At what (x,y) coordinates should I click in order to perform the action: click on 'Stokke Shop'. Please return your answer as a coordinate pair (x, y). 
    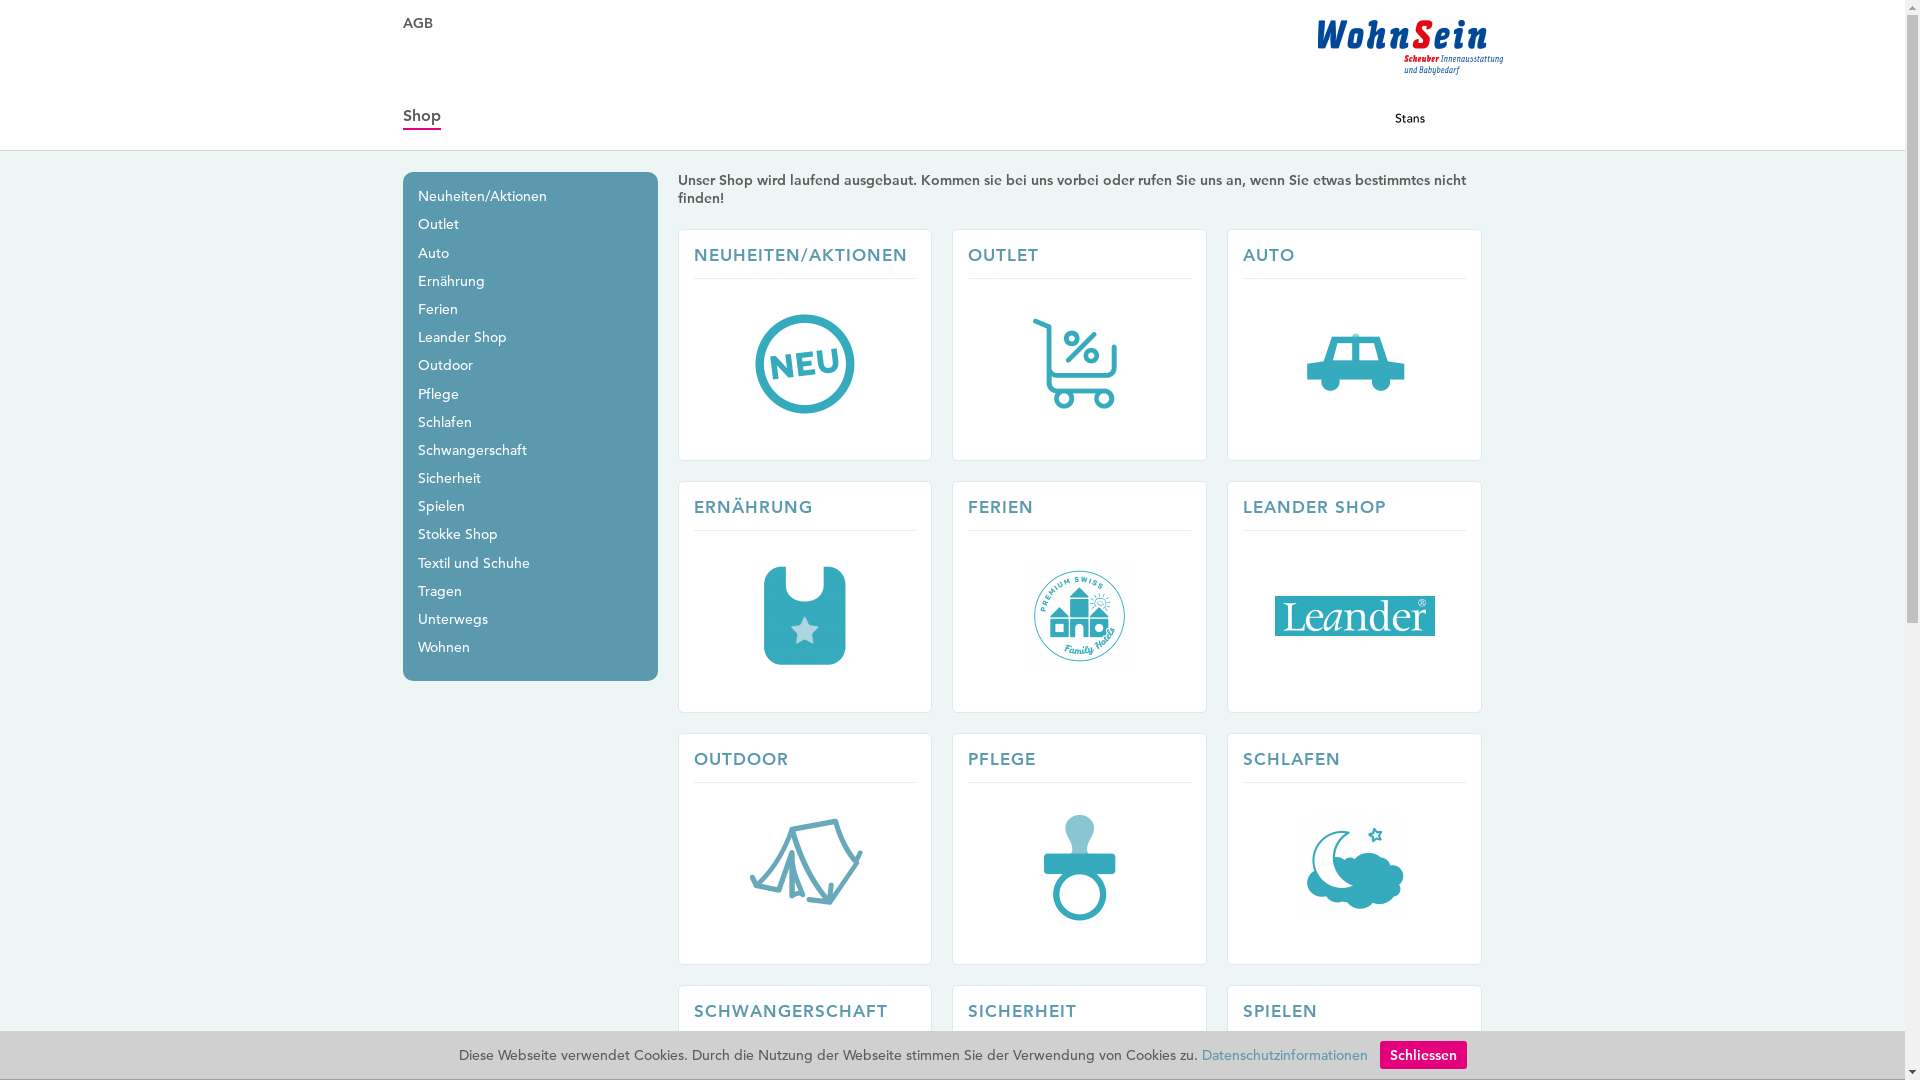
    Looking at the image, I should click on (456, 532).